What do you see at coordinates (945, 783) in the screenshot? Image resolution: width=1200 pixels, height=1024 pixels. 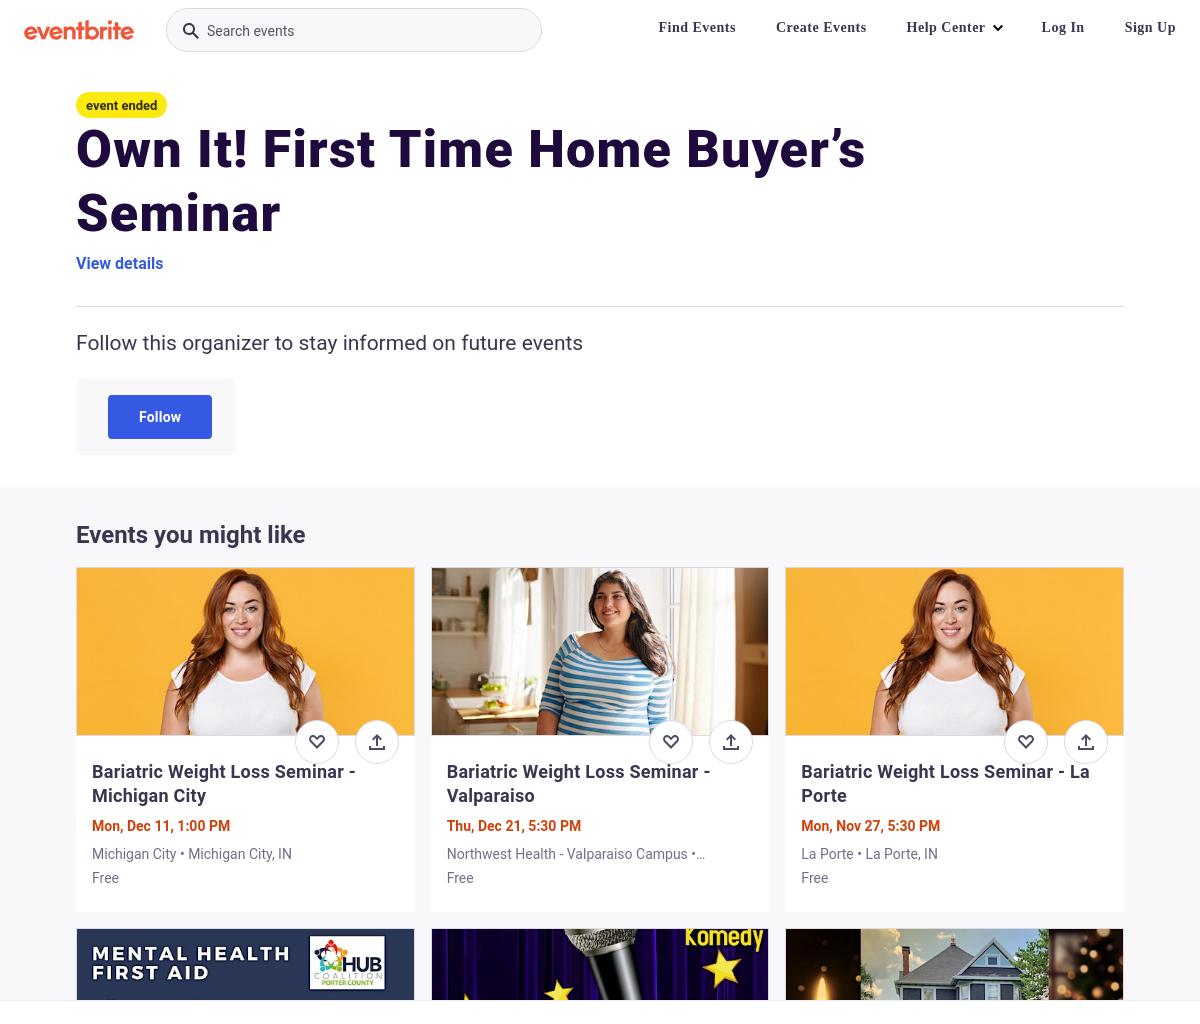 I see `'Bariatric Weight Loss Seminar - La Porte'` at bounding box center [945, 783].